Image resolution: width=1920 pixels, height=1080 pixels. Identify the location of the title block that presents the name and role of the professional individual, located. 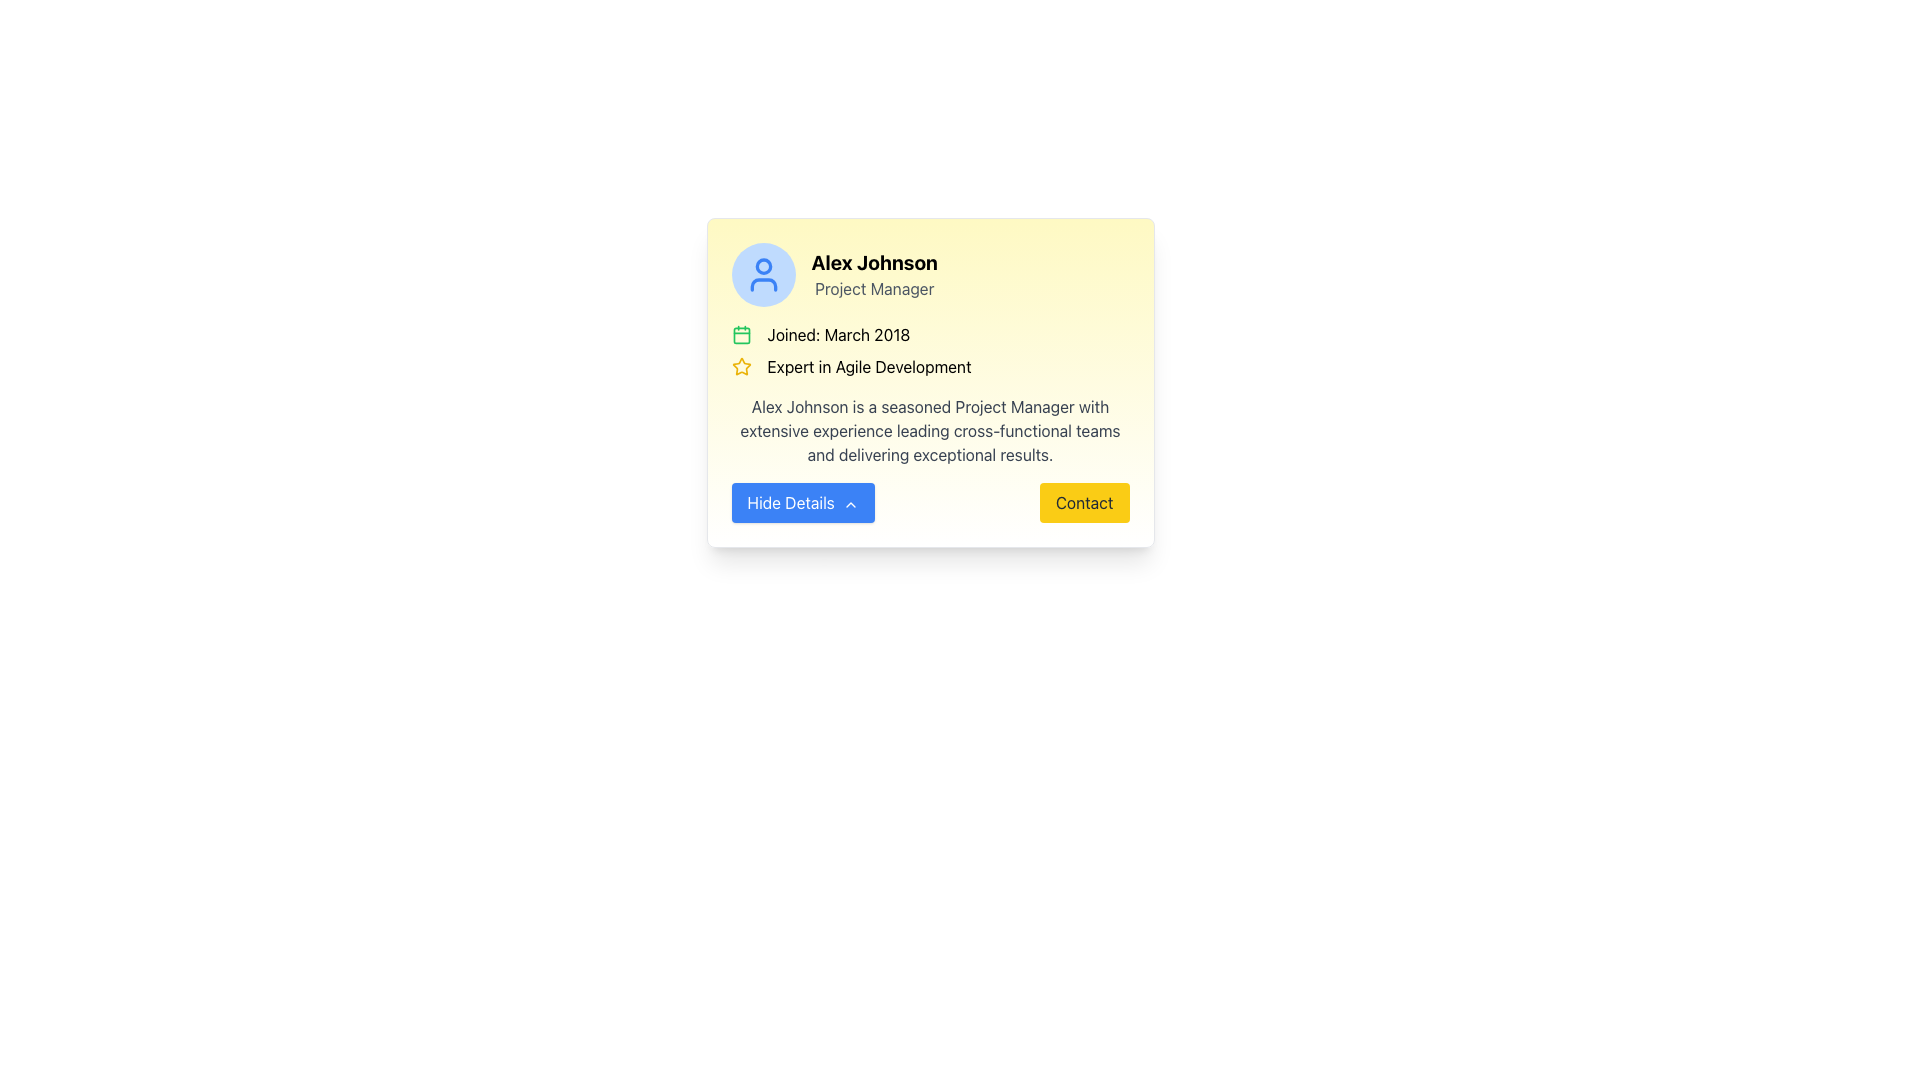
(874, 274).